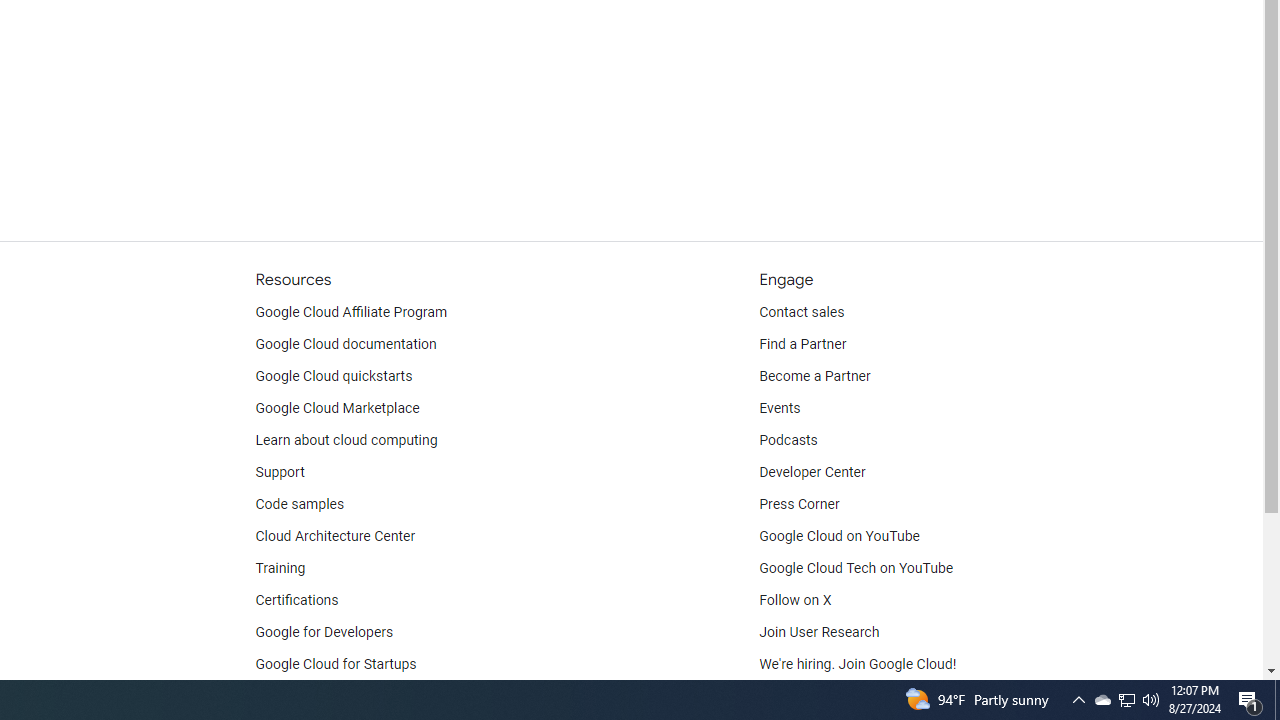 The height and width of the screenshot is (720, 1280). What do you see at coordinates (856, 568) in the screenshot?
I see `'Google Cloud Tech on YouTube'` at bounding box center [856, 568].